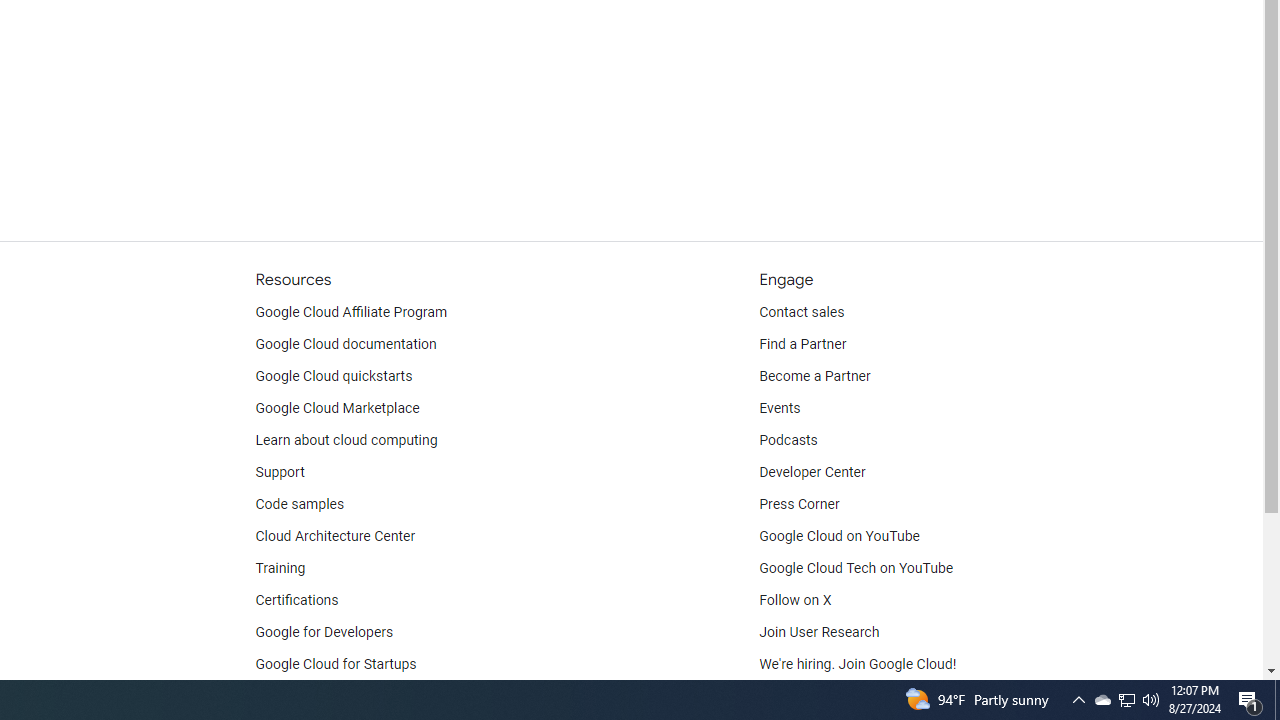 The height and width of the screenshot is (720, 1280). What do you see at coordinates (856, 568) in the screenshot?
I see `'Google Cloud Tech on YouTube'` at bounding box center [856, 568].